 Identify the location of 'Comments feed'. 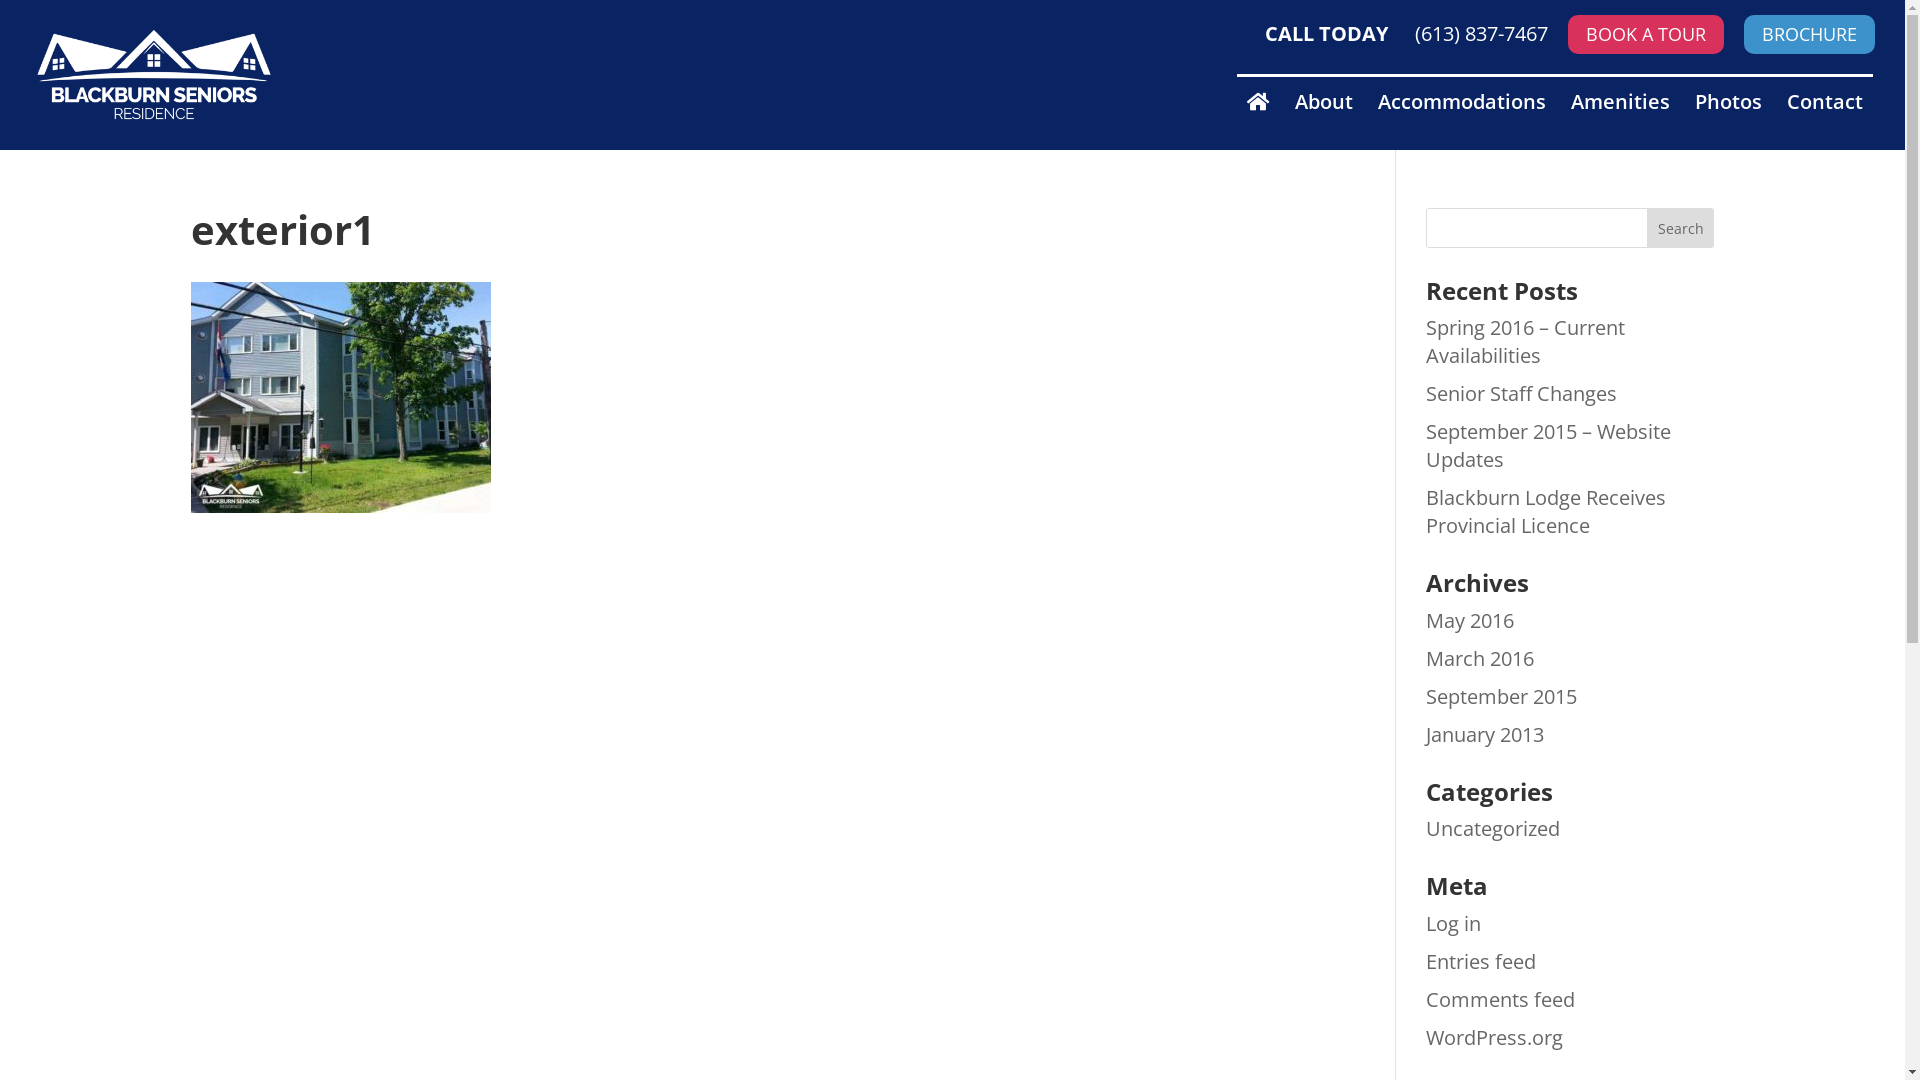
(1500, 999).